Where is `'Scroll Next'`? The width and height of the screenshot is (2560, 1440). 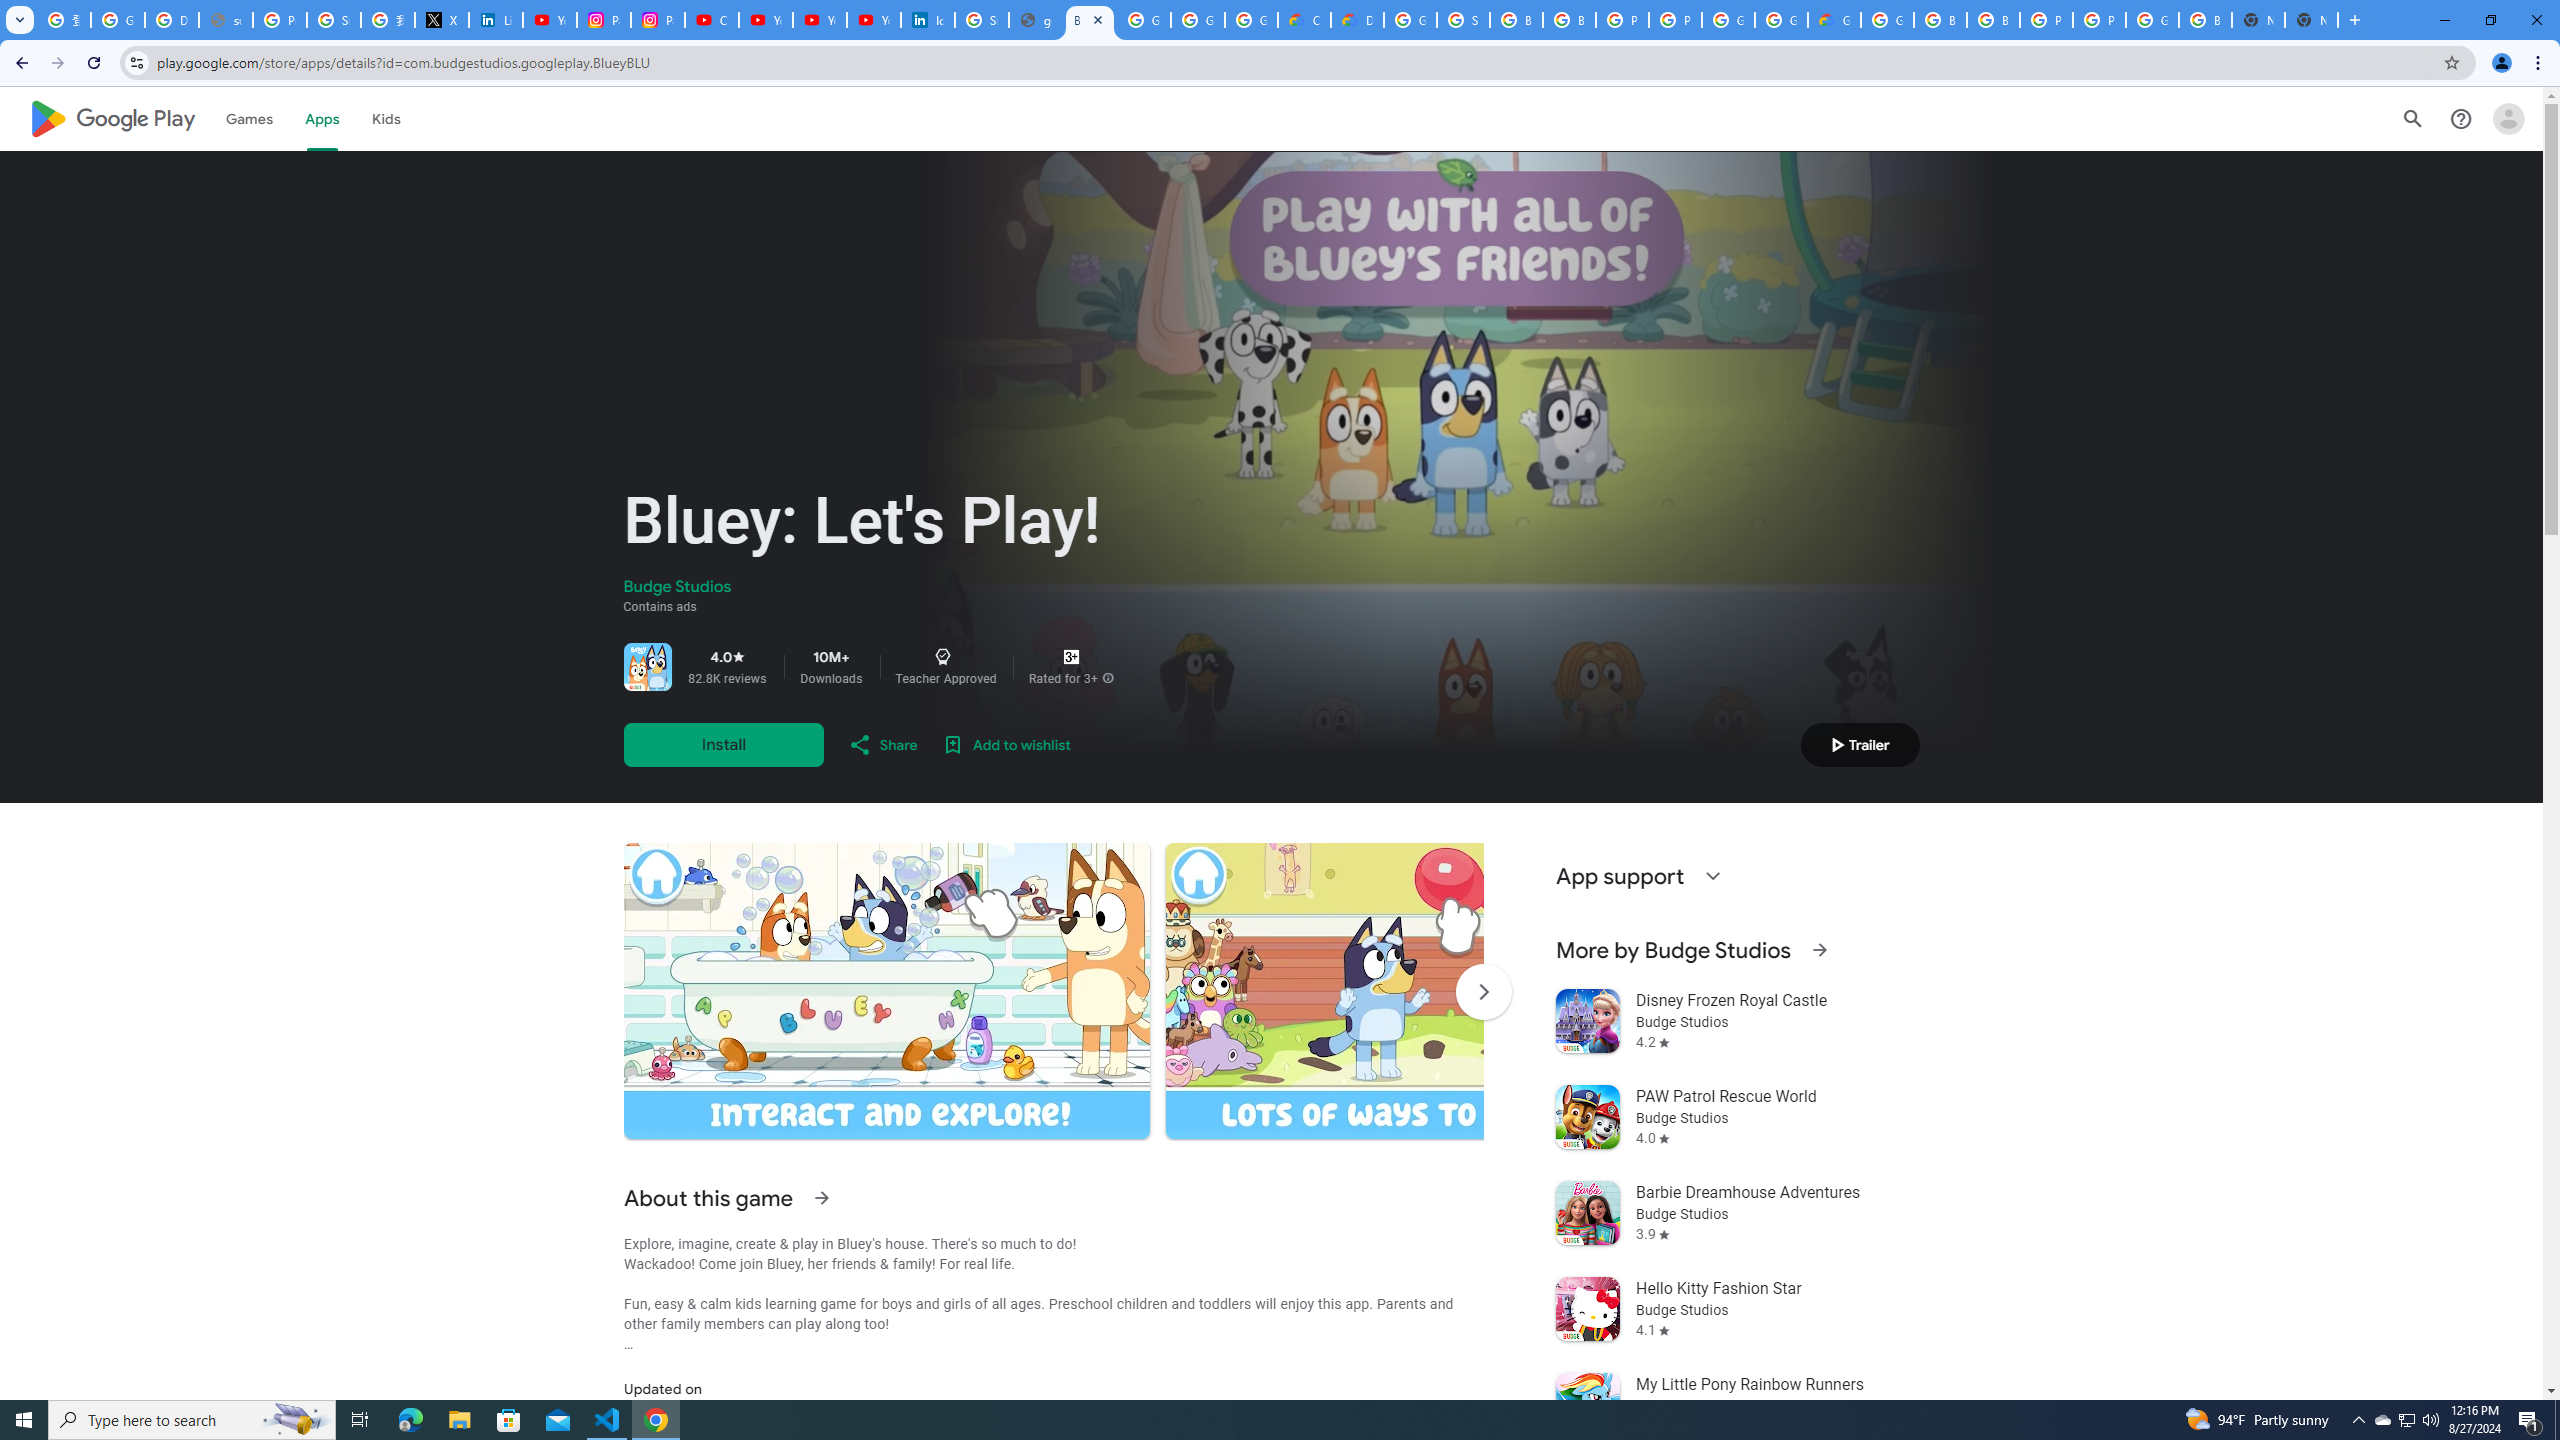 'Scroll Next' is located at coordinates (1483, 991).